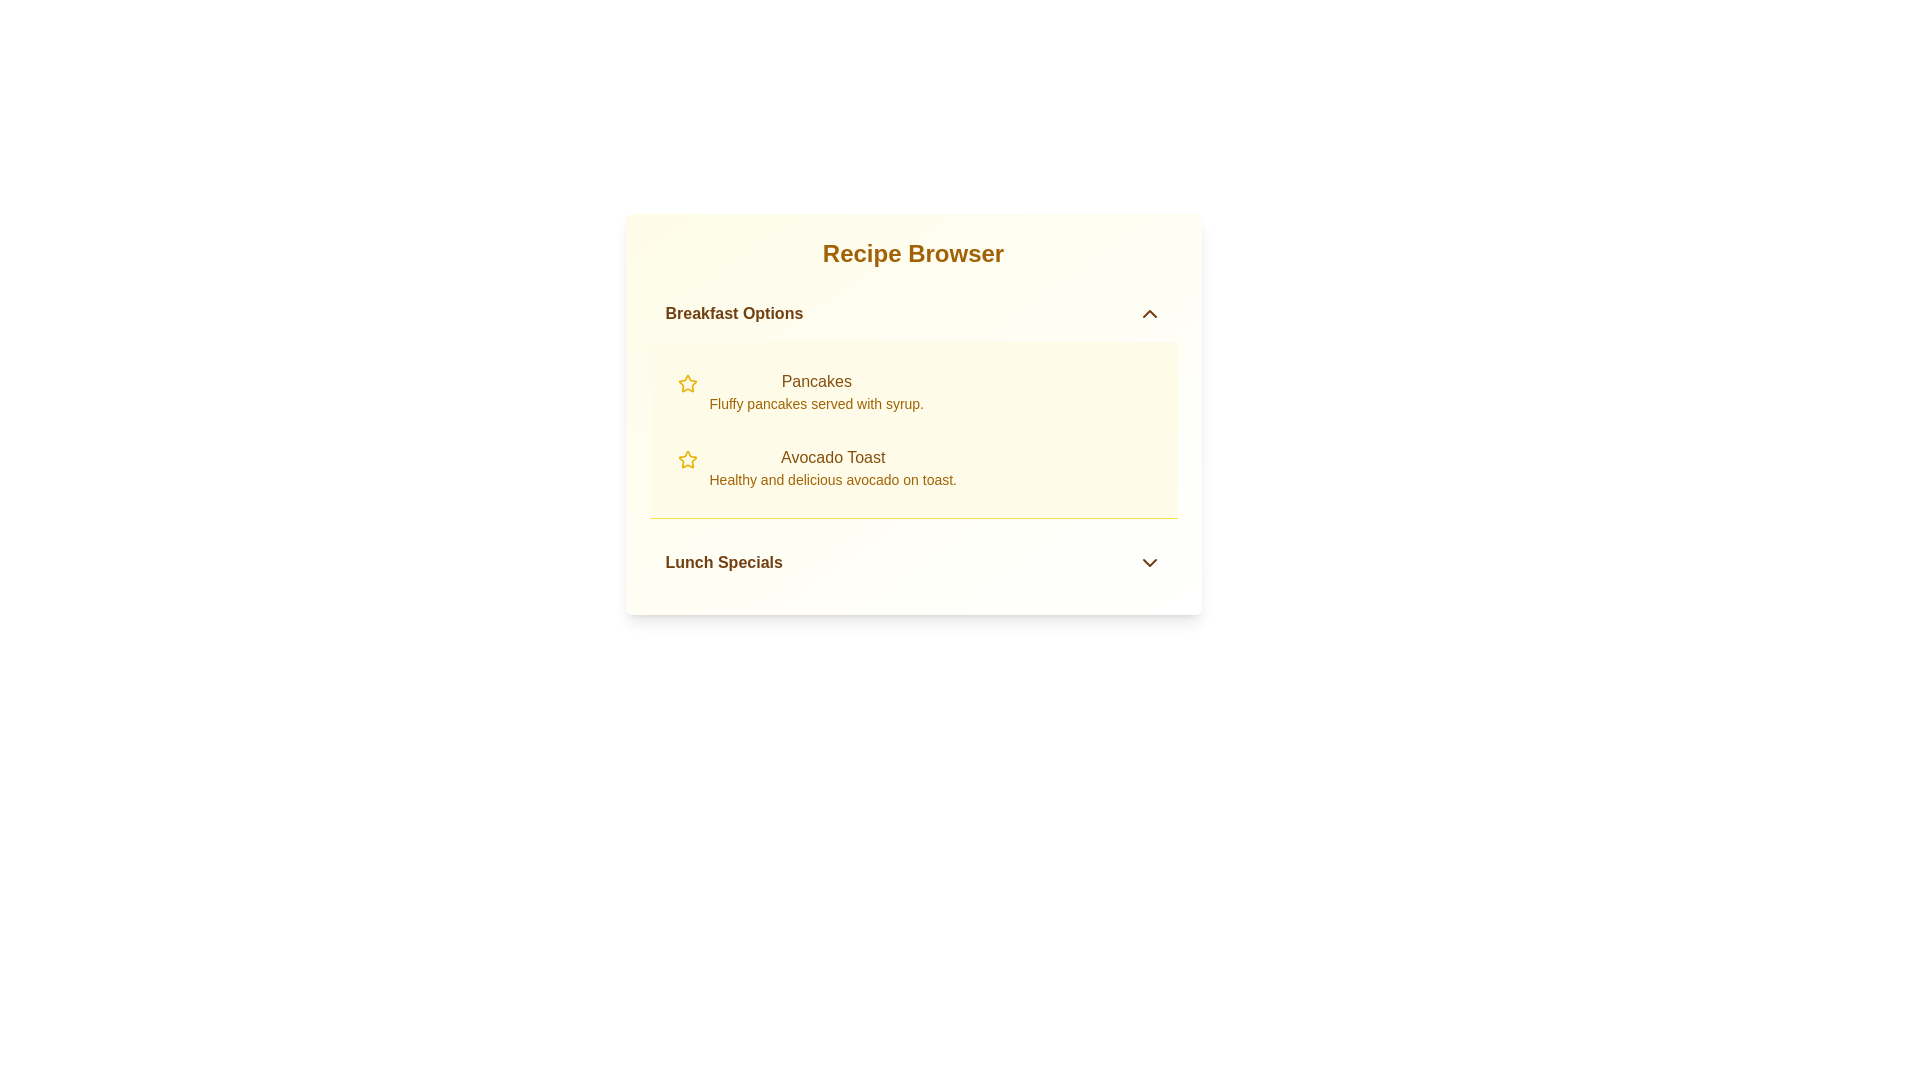 The image size is (1920, 1080). What do you see at coordinates (687, 459) in the screenshot?
I see `the star icon corresponding to the recipe Avocado Toast` at bounding box center [687, 459].